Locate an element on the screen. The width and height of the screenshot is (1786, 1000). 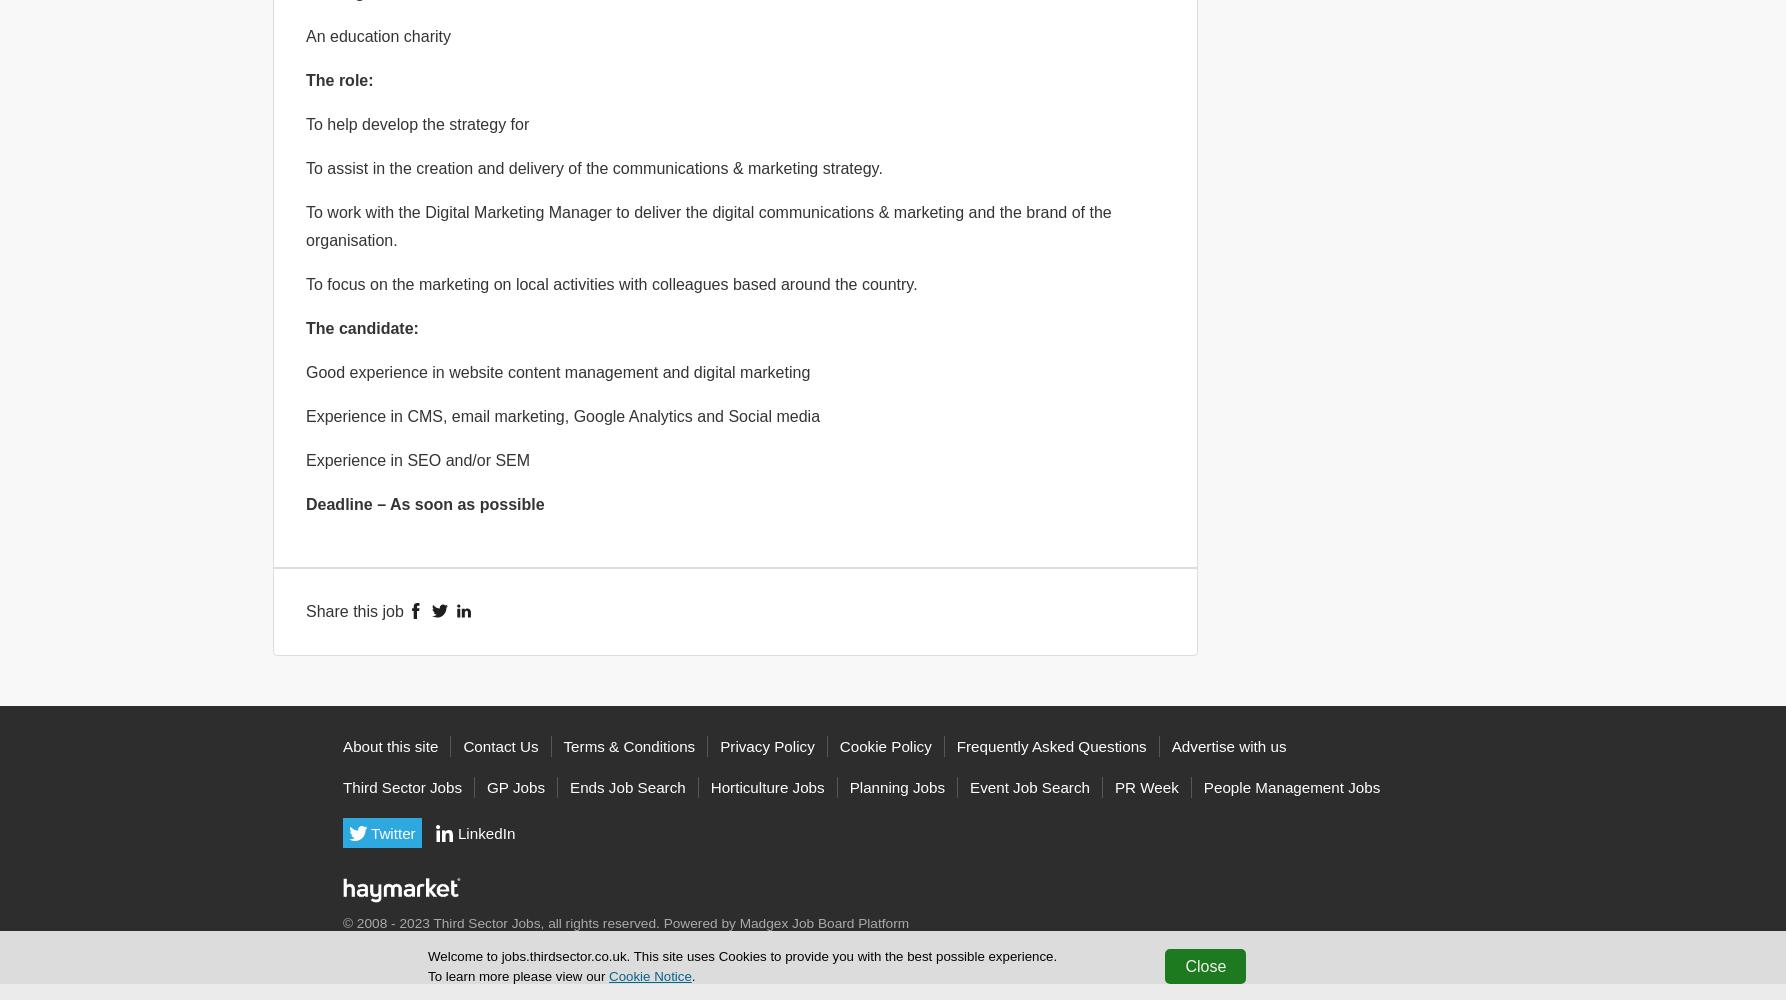
'Close' is located at coordinates (1205, 965).